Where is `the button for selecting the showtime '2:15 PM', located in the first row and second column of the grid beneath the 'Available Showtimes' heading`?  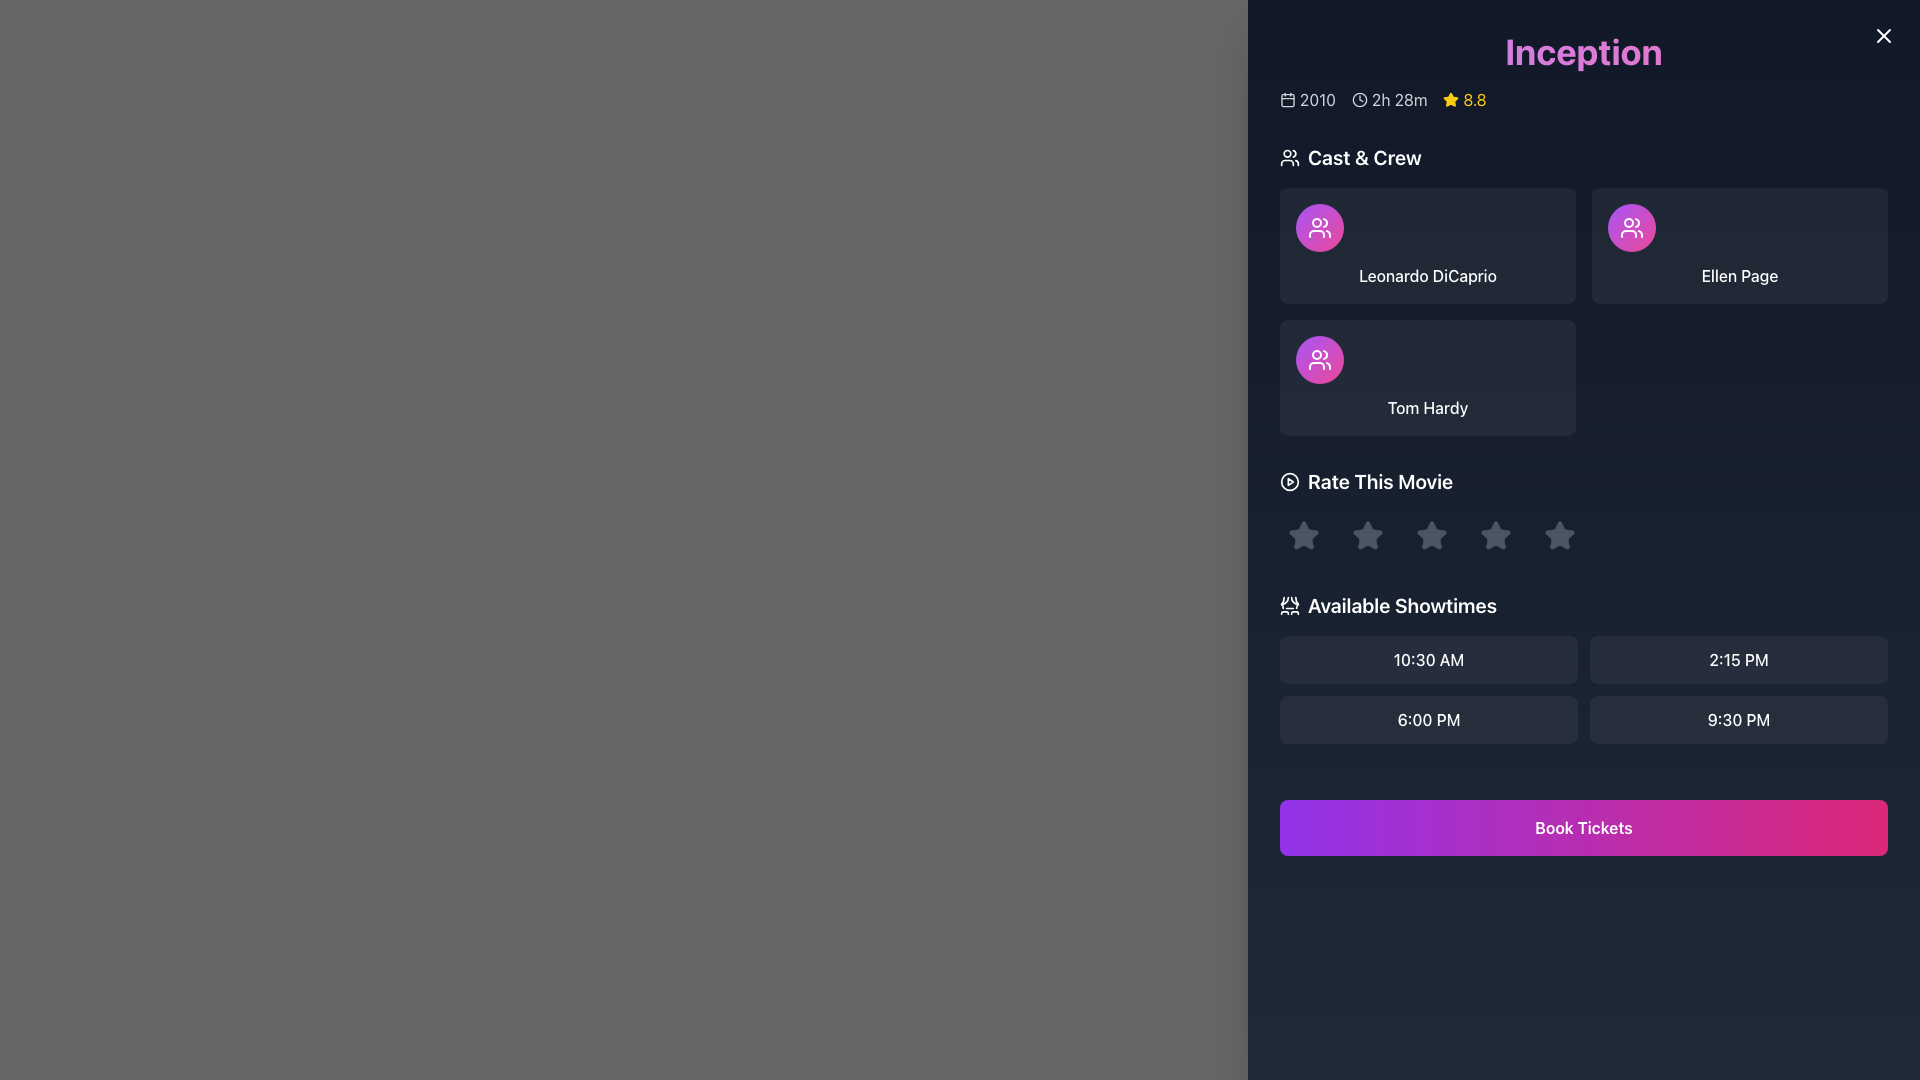
the button for selecting the showtime '2:15 PM', located in the first row and second column of the grid beneath the 'Available Showtimes' heading is located at coordinates (1737, 659).